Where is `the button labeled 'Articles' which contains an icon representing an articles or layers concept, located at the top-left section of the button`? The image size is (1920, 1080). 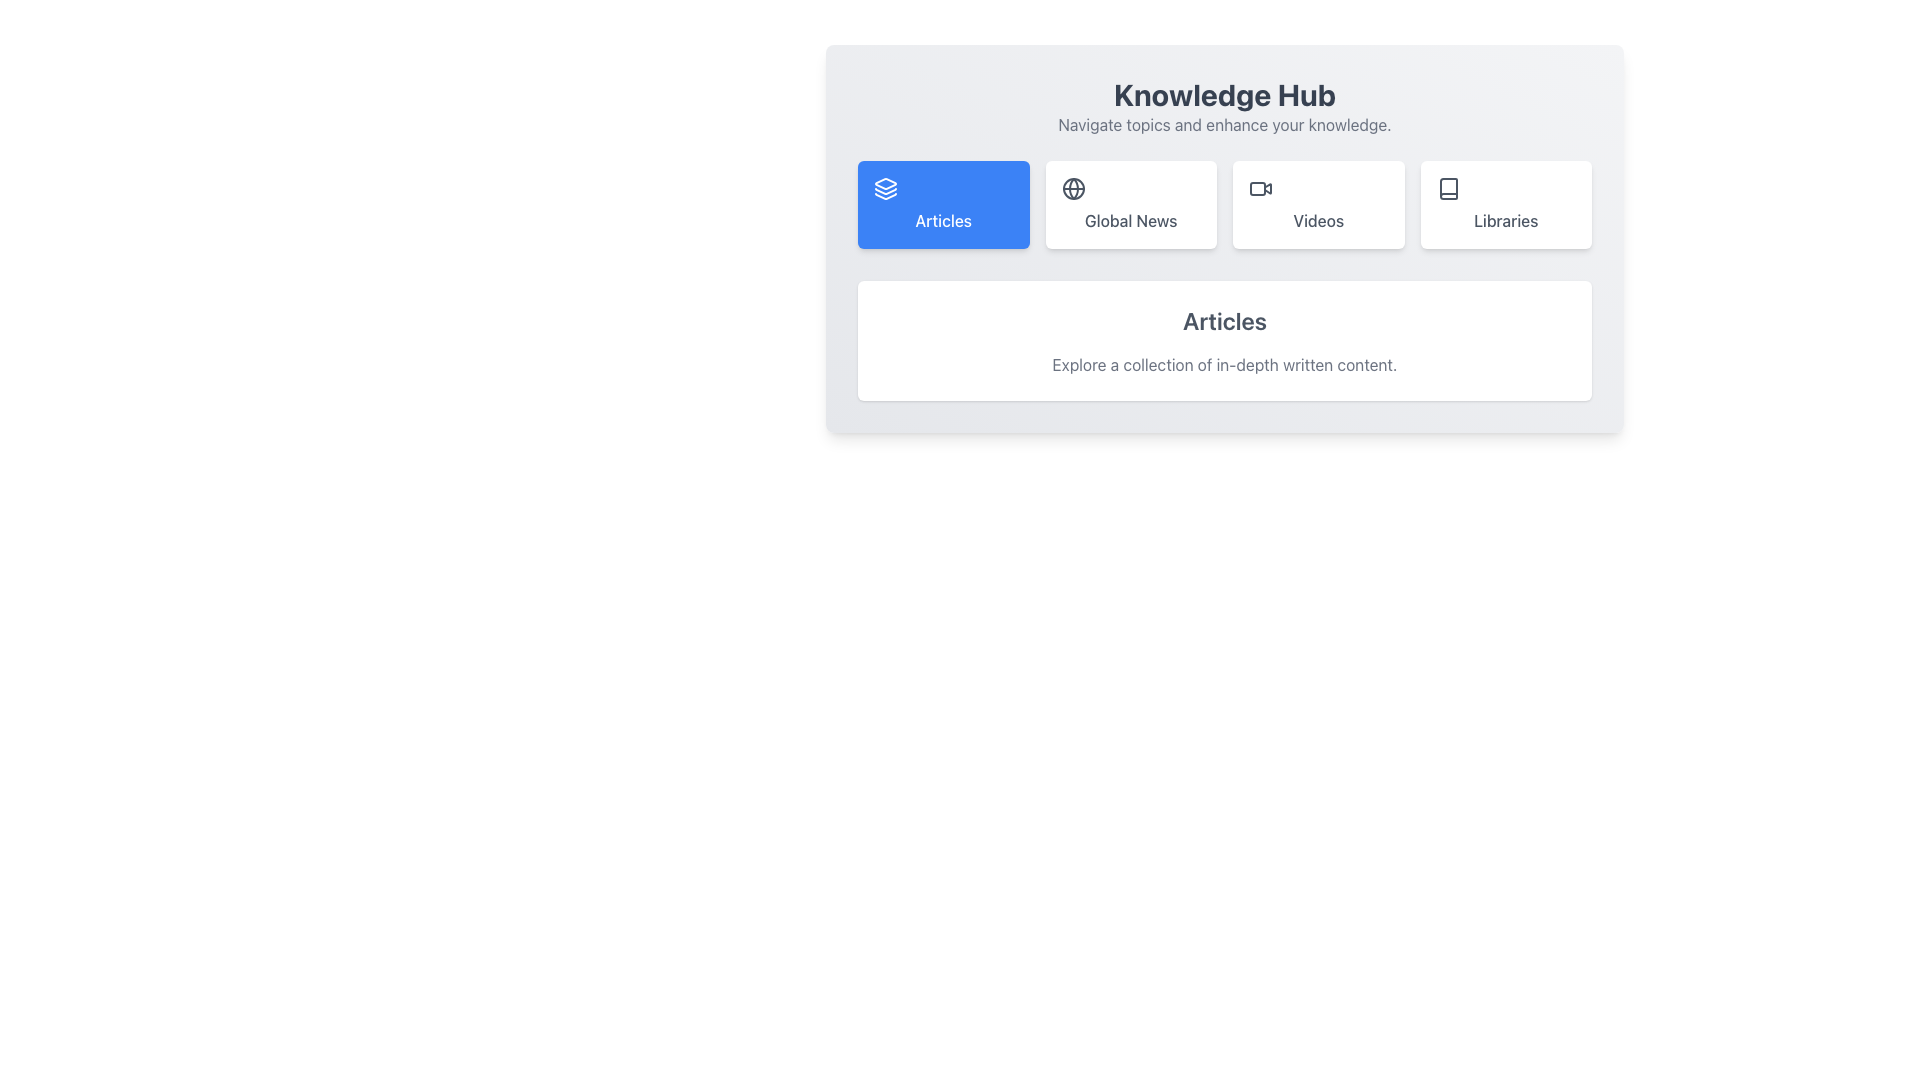 the button labeled 'Articles' which contains an icon representing an articles or layers concept, located at the top-left section of the button is located at coordinates (885, 189).